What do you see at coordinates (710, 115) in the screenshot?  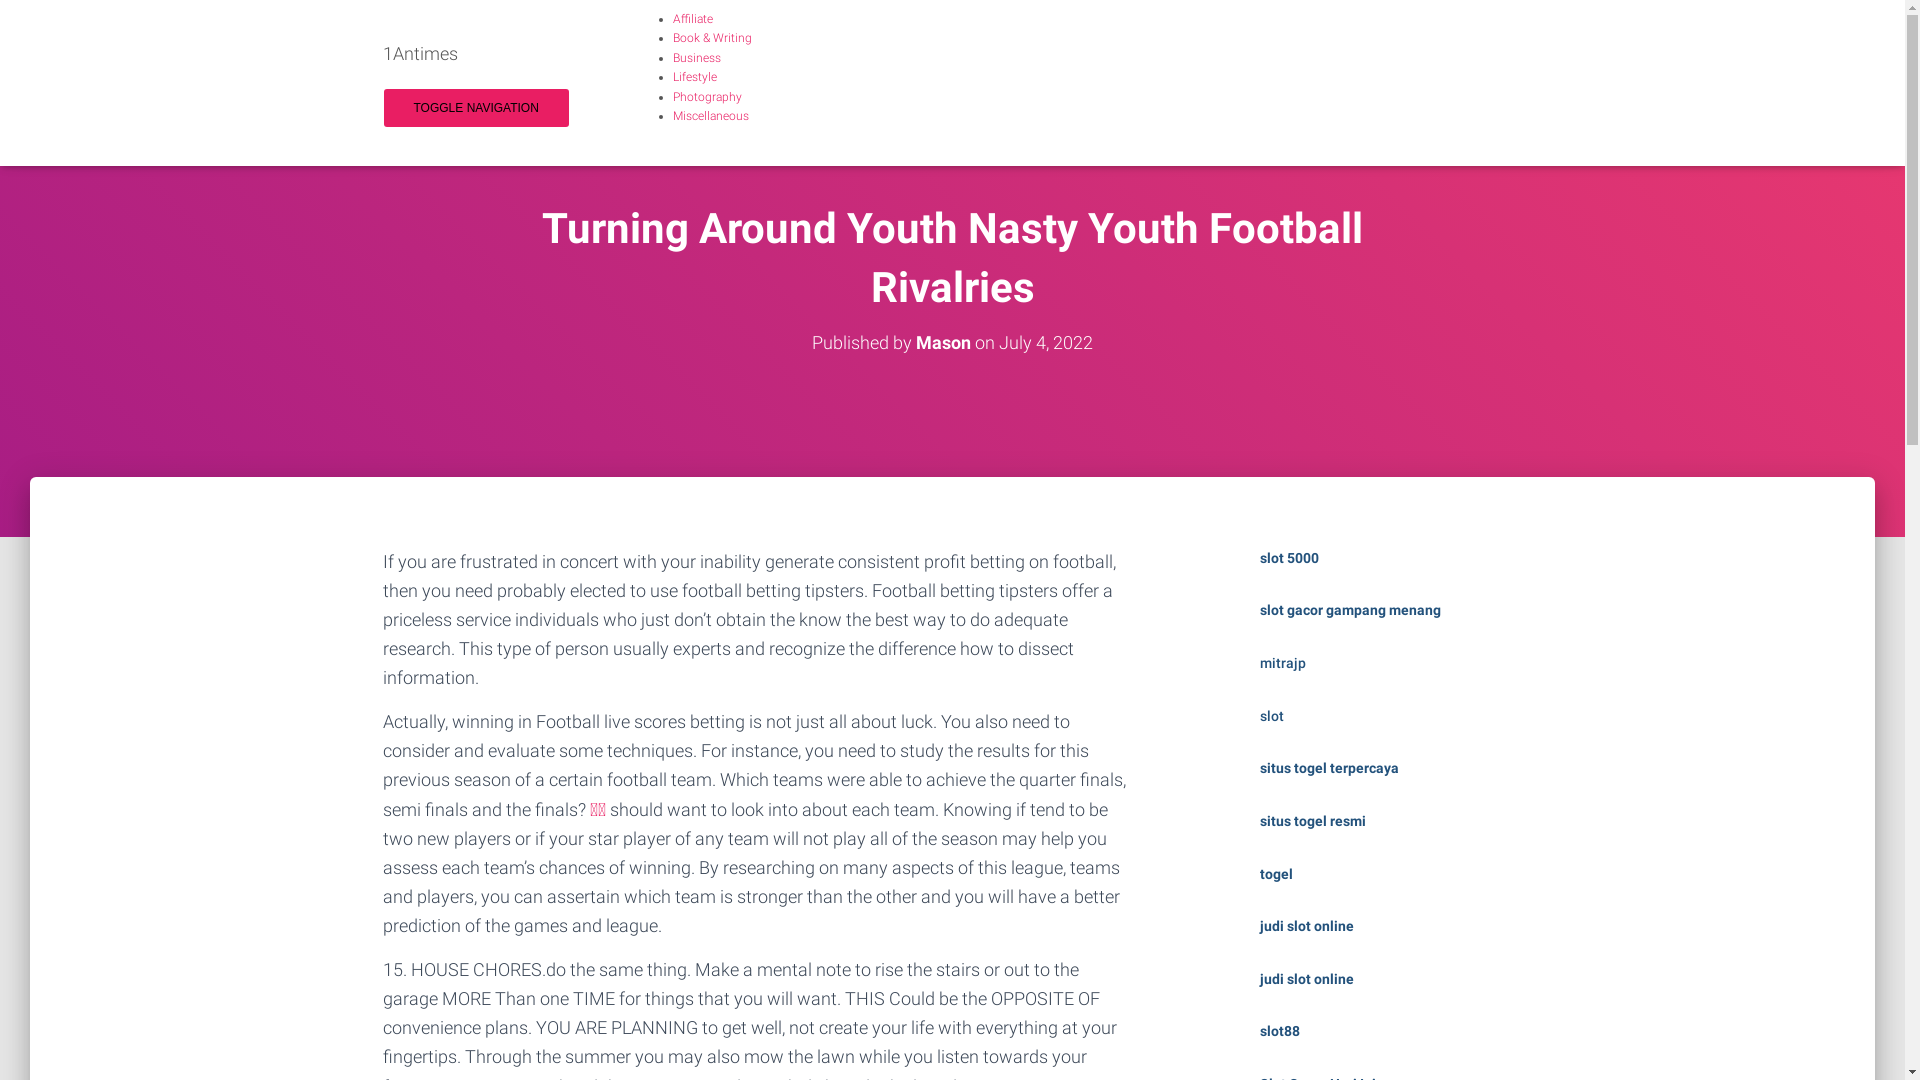 I see `'Miscellaneous'` at bounding box center [710, 115].